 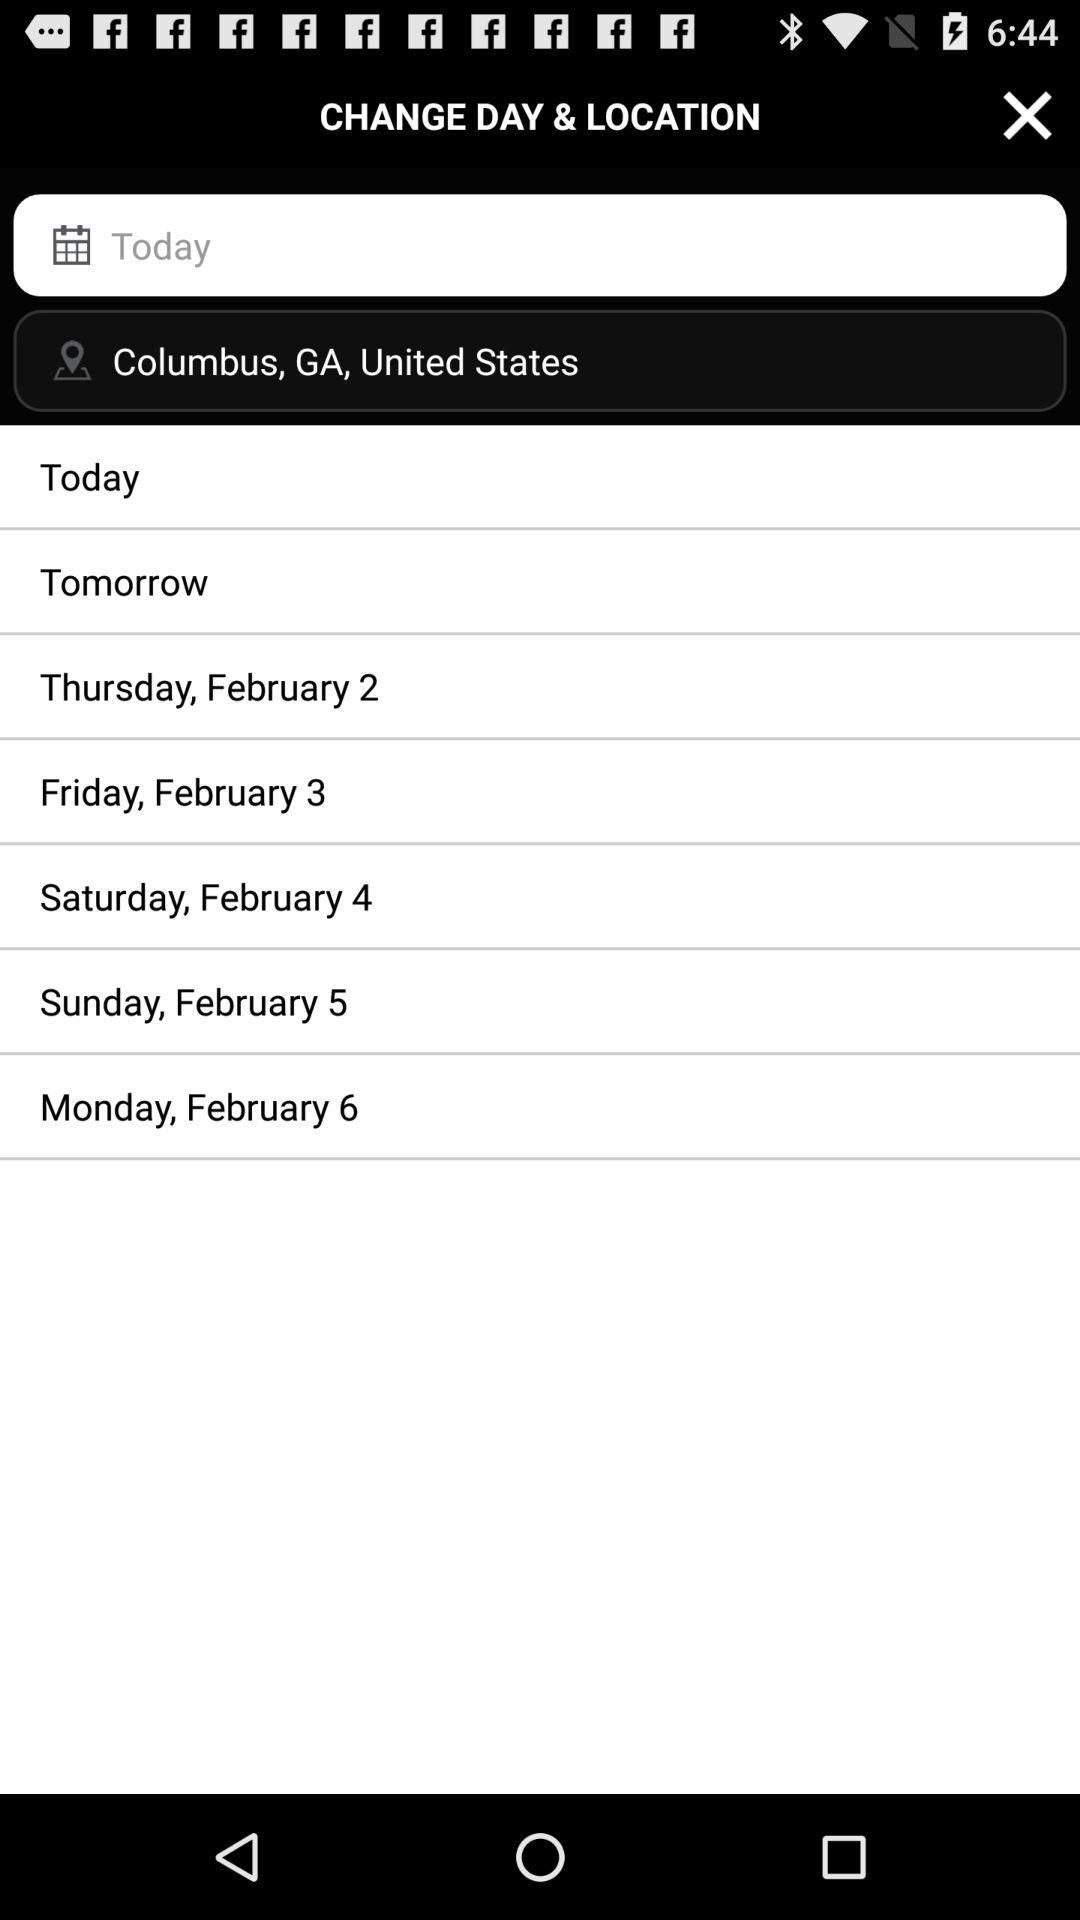 I want to click on item above the columbus ga united, so click(x=540, y=244).